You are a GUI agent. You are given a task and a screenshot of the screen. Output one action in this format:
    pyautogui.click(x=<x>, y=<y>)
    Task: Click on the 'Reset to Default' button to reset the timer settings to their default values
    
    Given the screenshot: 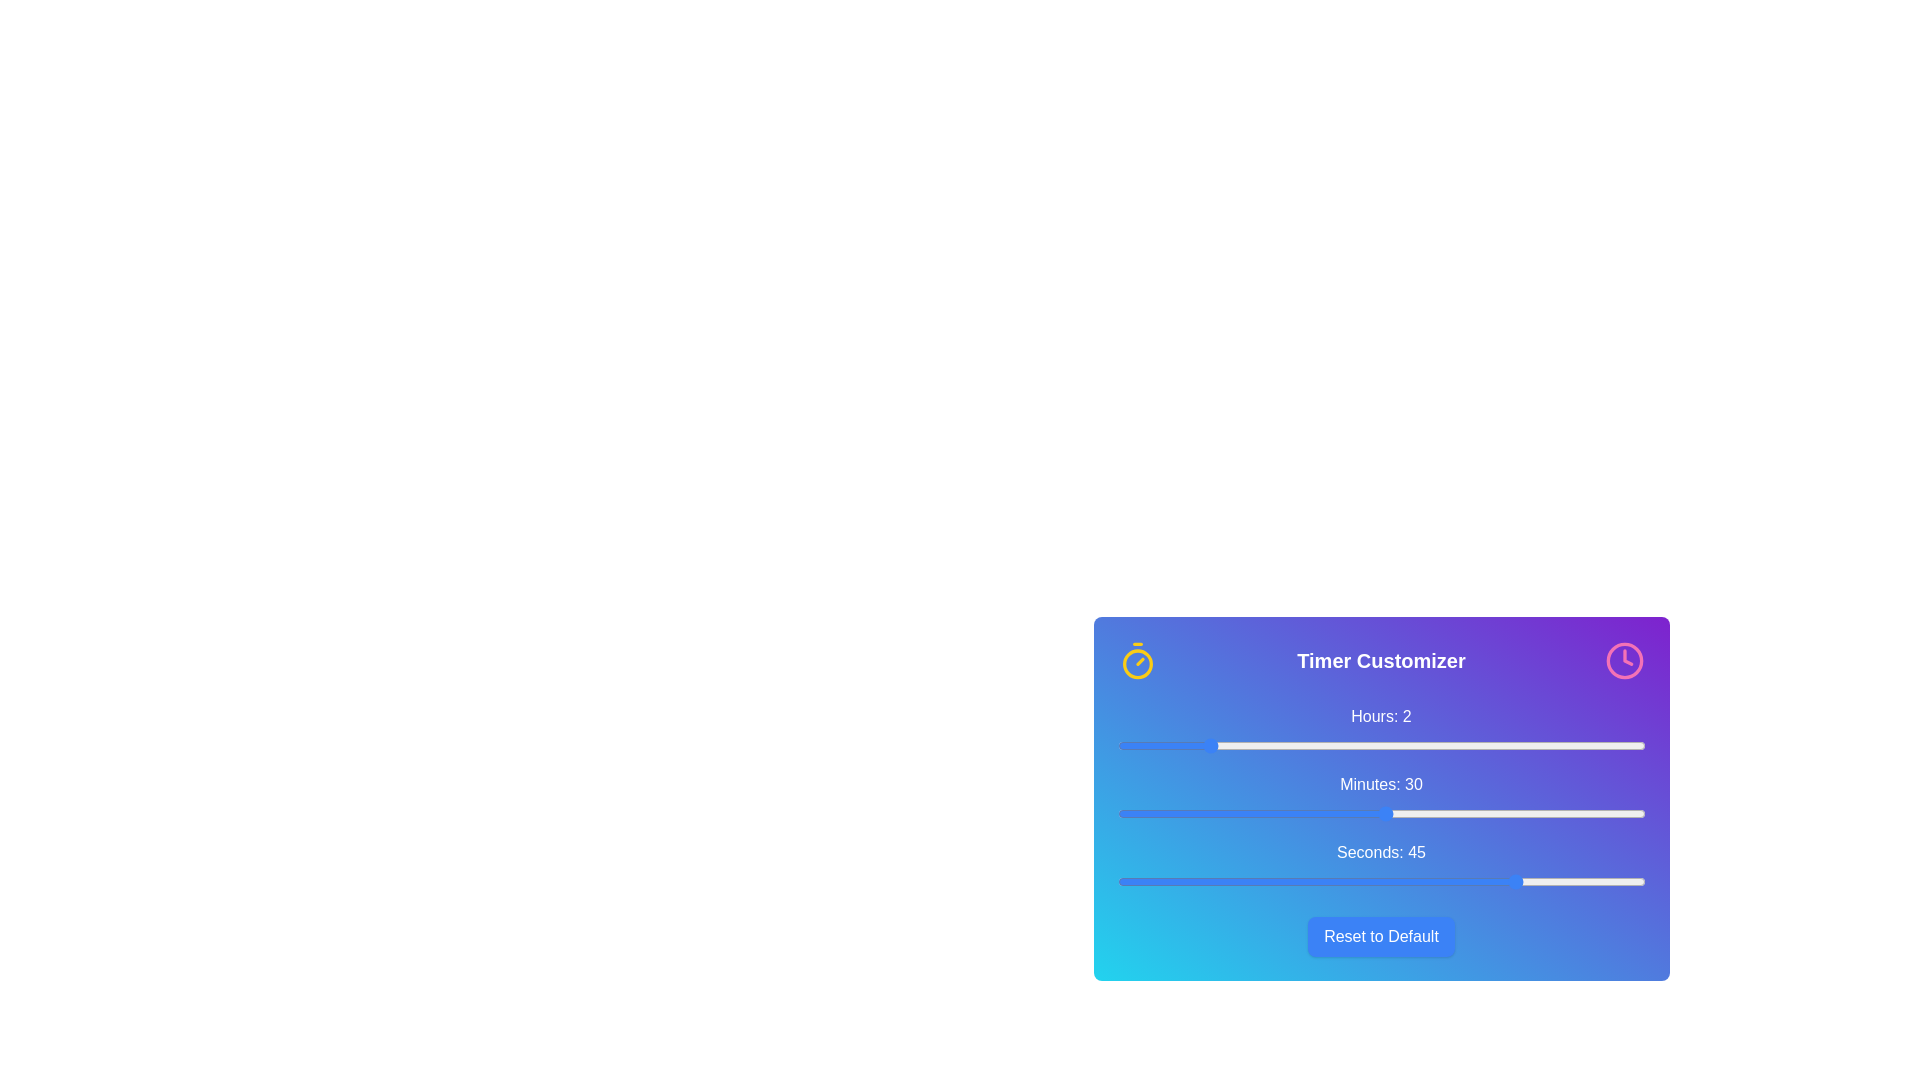 What is the action you would take?
    pyautogui.click(x=1380, y=937)
    